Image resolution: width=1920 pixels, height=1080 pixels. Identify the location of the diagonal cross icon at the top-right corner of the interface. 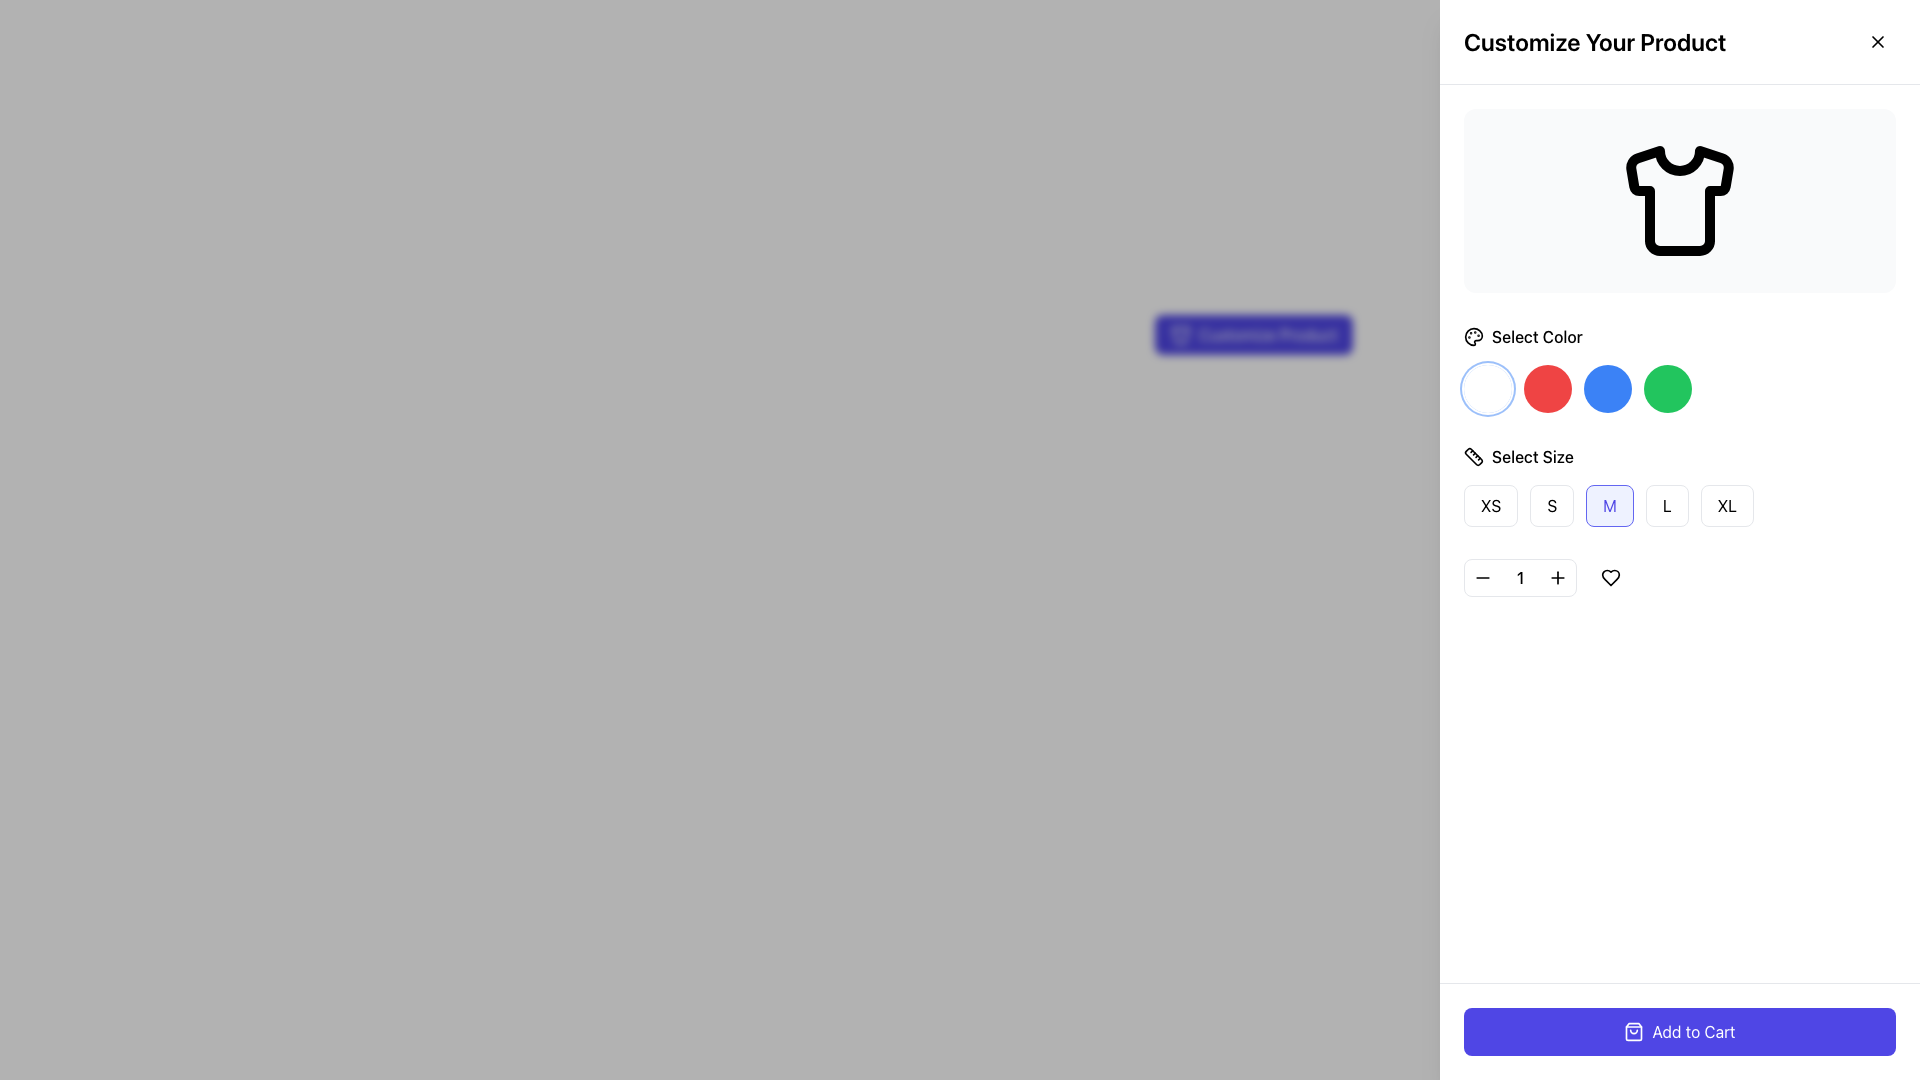
(1876, 42).